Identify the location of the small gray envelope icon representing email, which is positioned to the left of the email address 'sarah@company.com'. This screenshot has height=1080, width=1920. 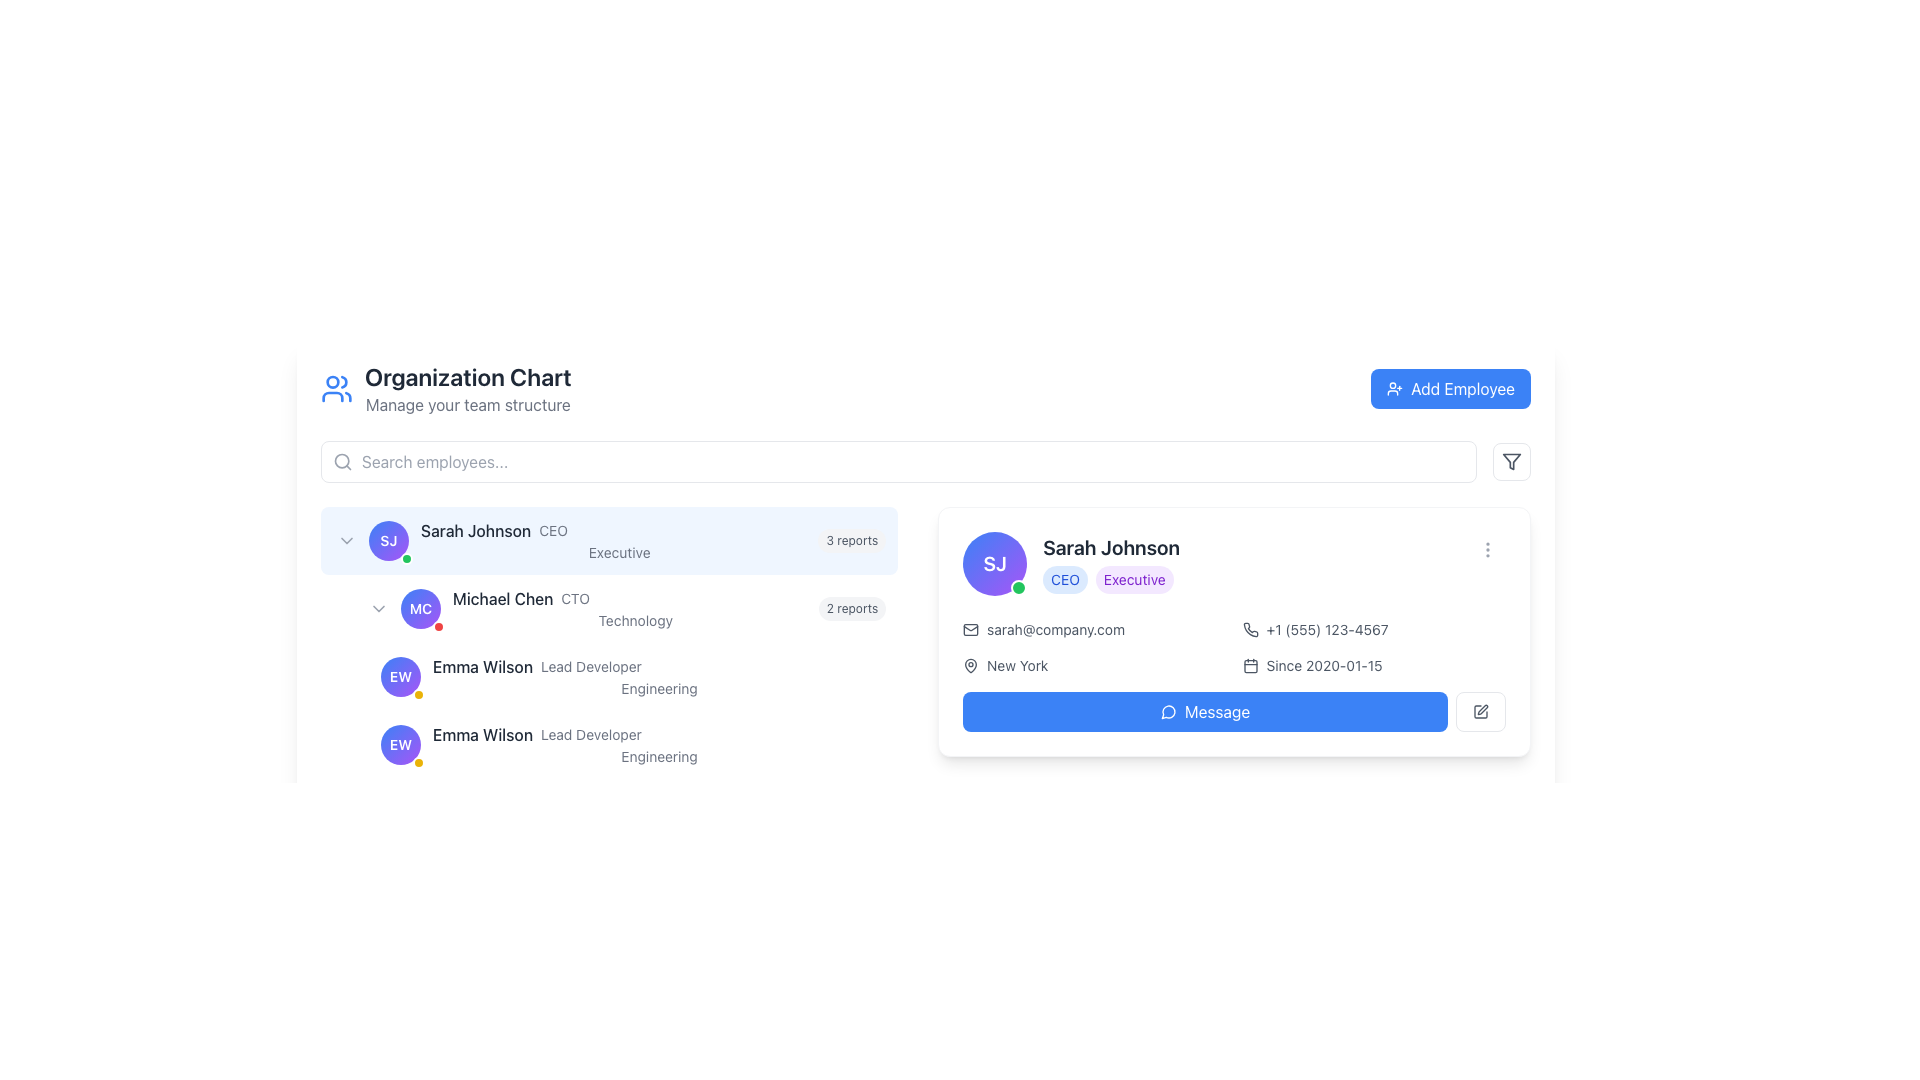
(971, 628).